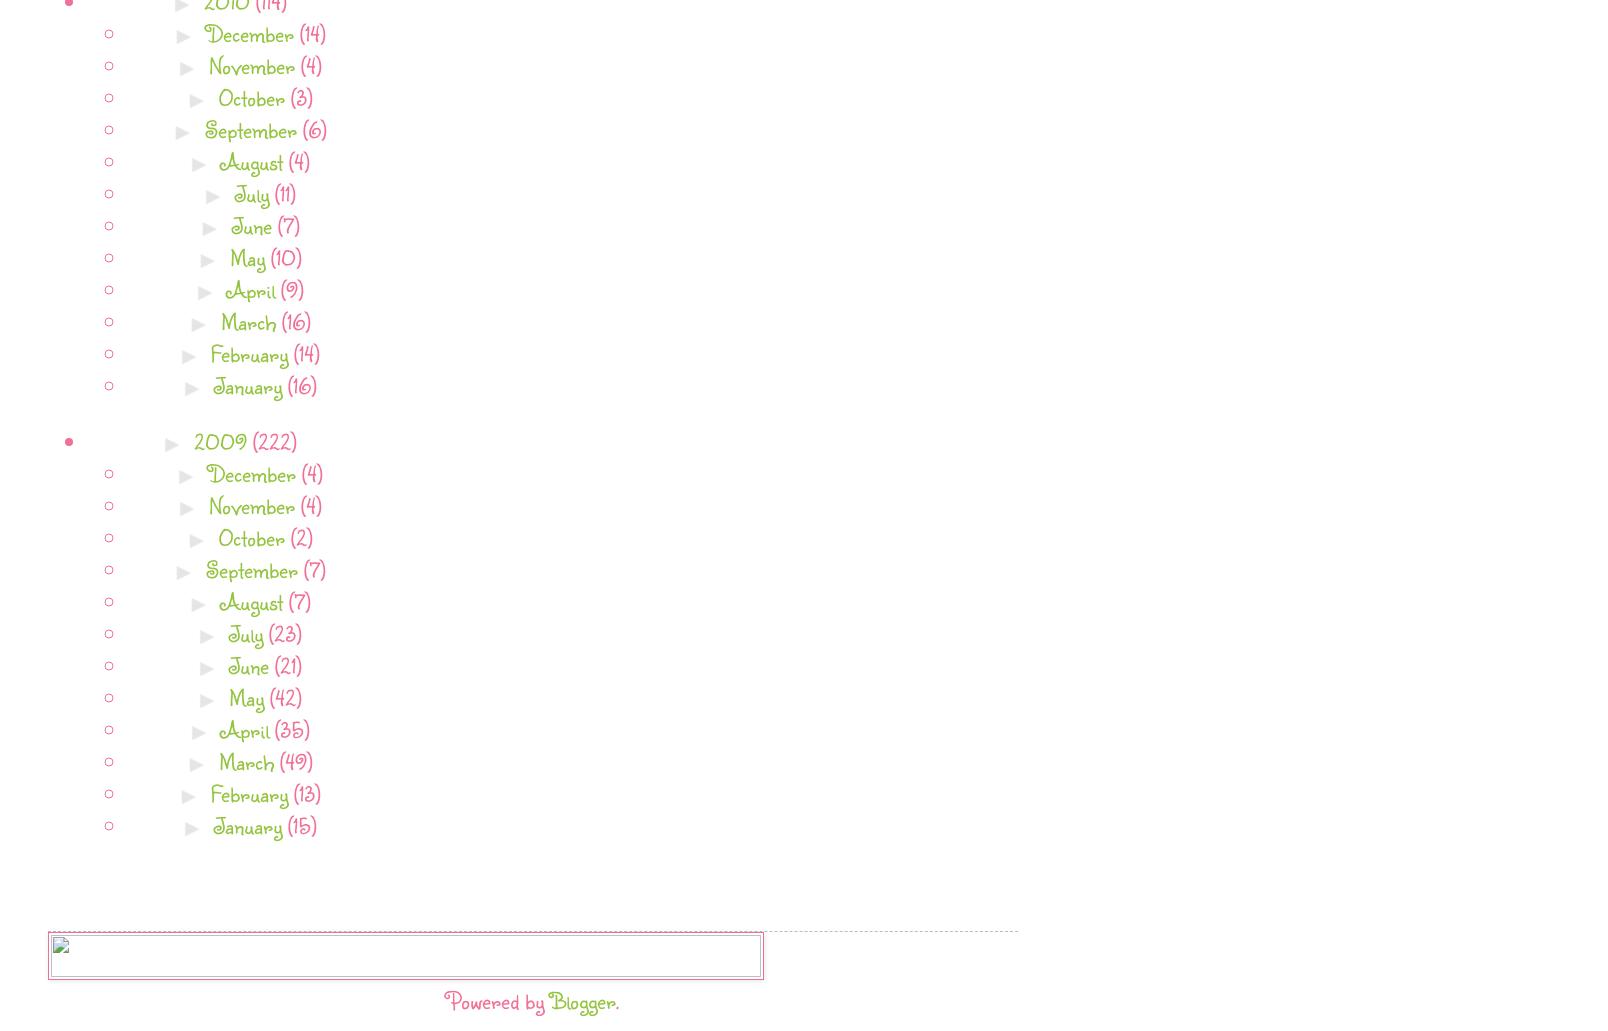 This screenshot has height=1031, width=1608. What do you see at coordinates (301, 823) in the screenshot?
I see `'(15)'` at bounding box center [301, 823].